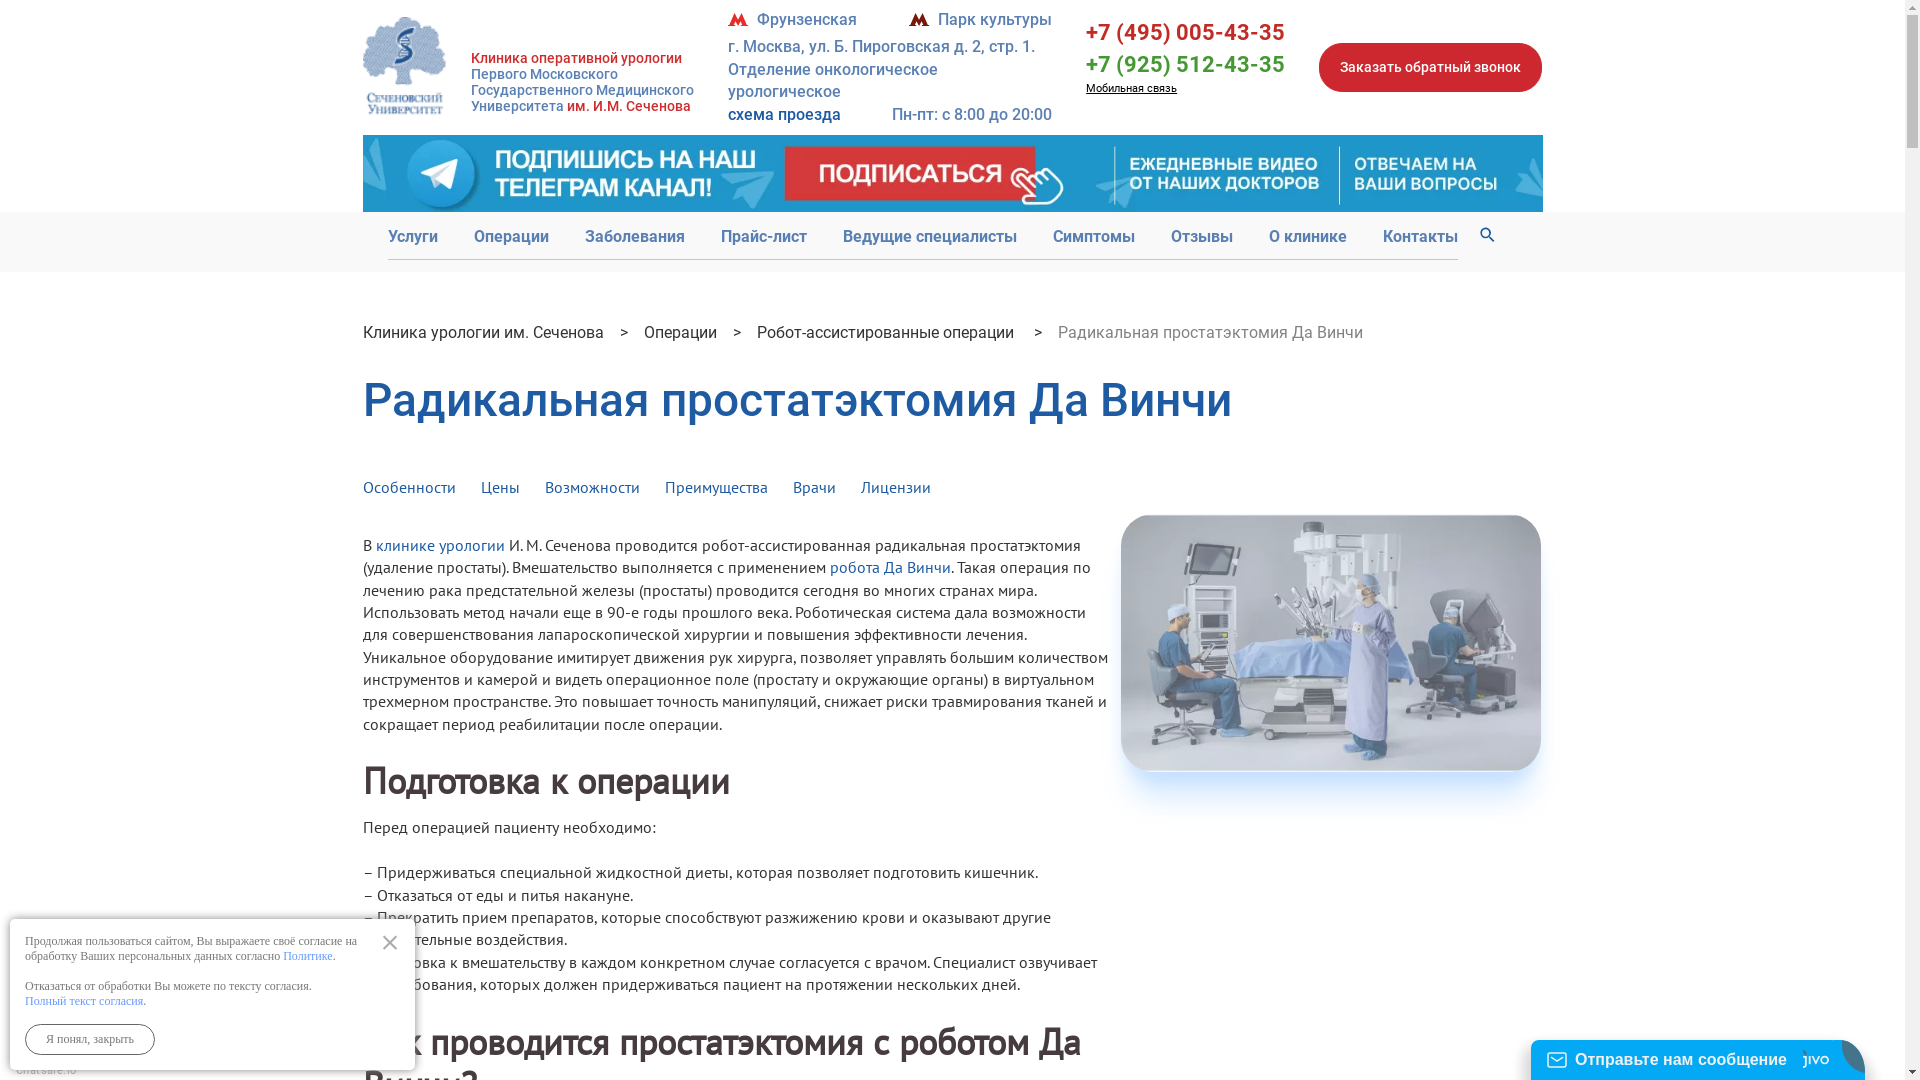 The height and width of the screenshot is (1080, 1920). What do you see at coordinates (1185, 32) in the screenshot?
I see `'+7 (495) 005-43-35'` at bounding box center [1185, 32].